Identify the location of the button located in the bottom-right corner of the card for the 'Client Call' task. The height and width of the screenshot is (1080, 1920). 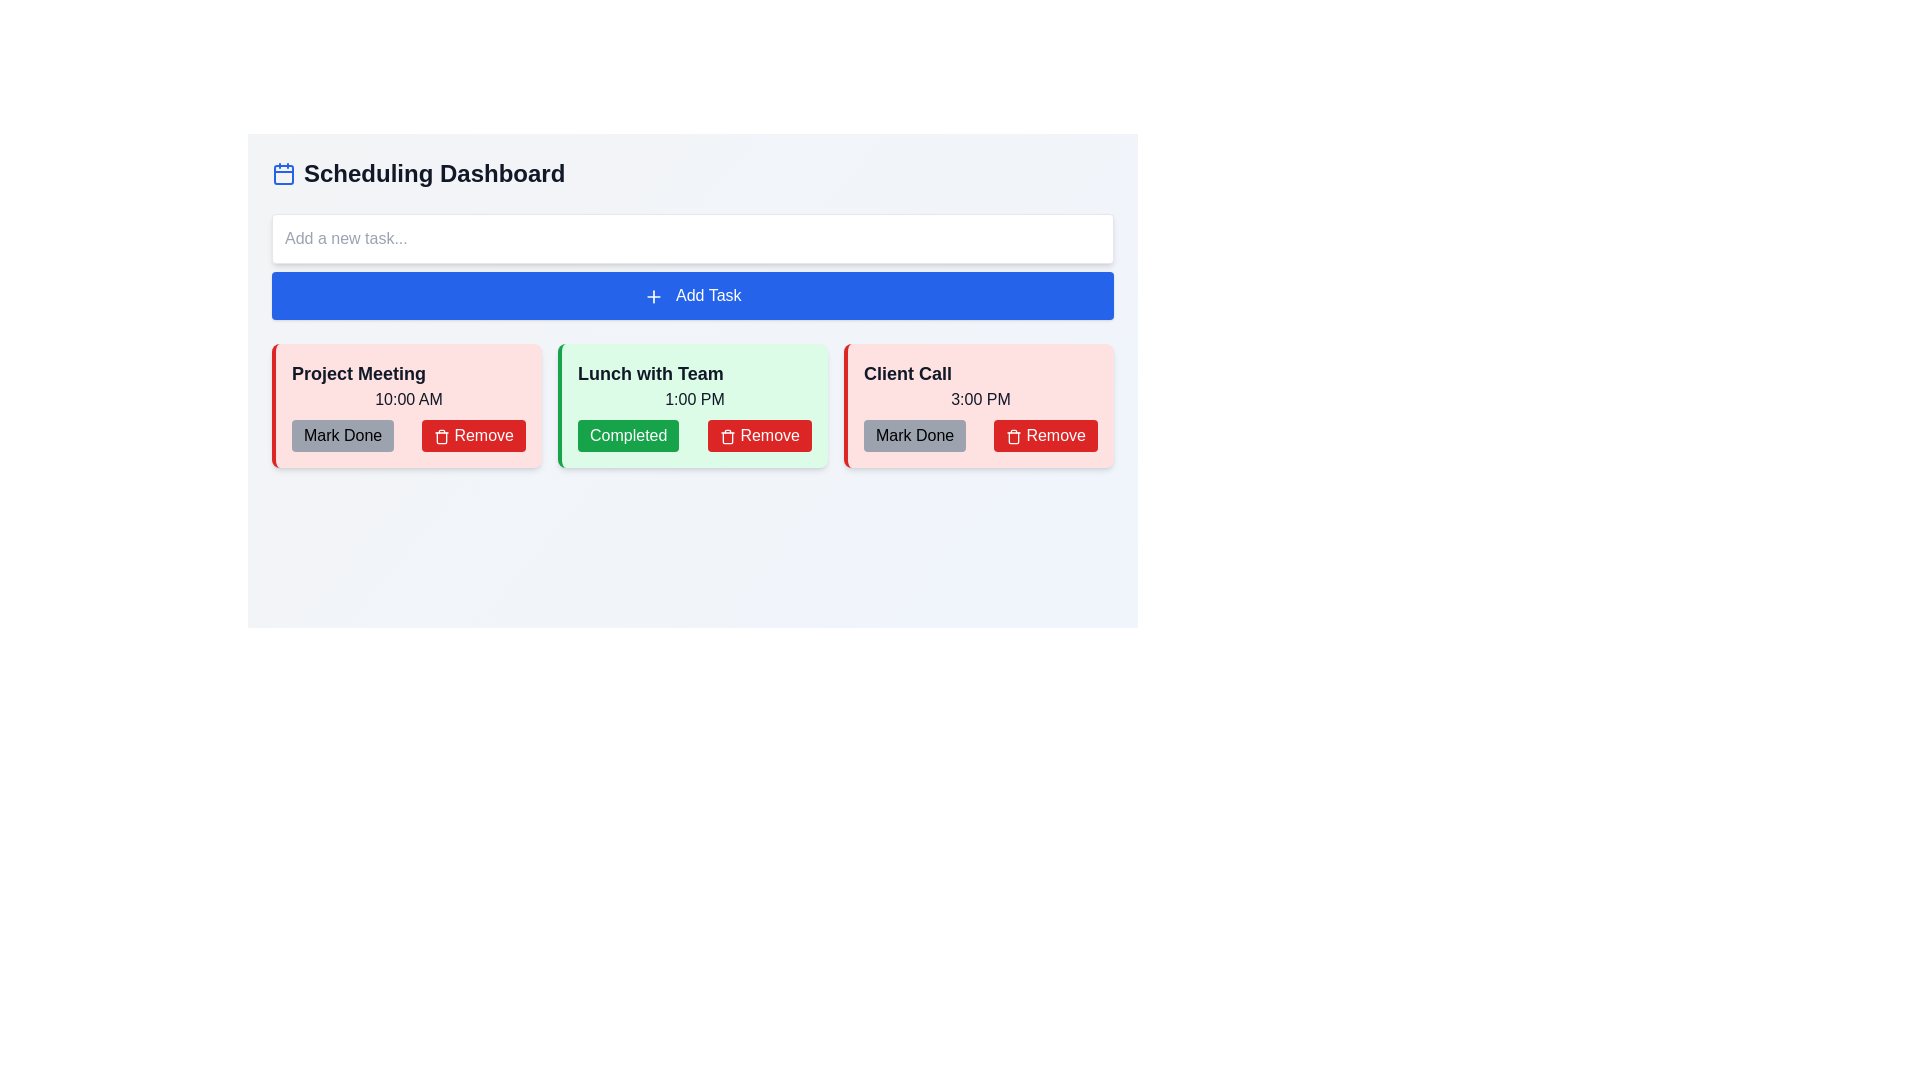
(1045, 434).